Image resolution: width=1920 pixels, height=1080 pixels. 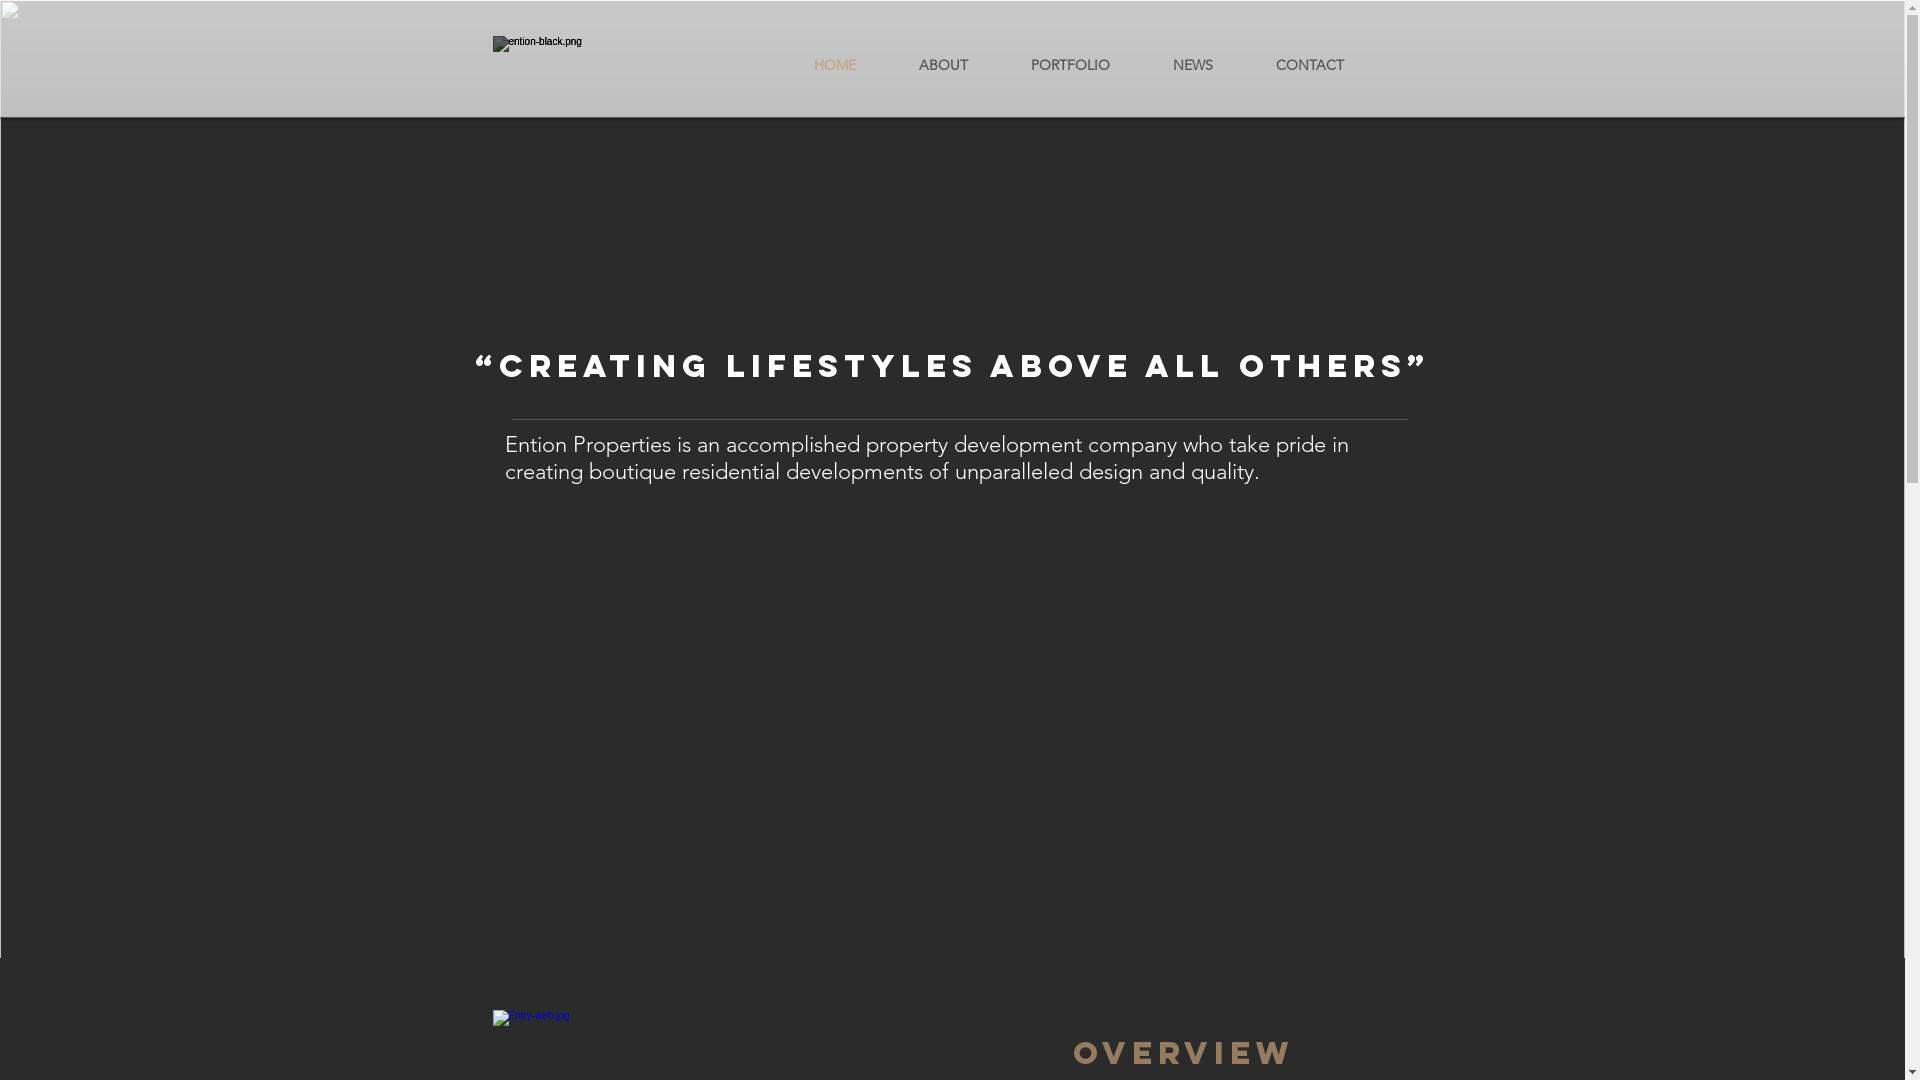 What do you see at coordinates (834, 64) in the screenshot?
I see `'HOME'` at bounding box center [834, 64].